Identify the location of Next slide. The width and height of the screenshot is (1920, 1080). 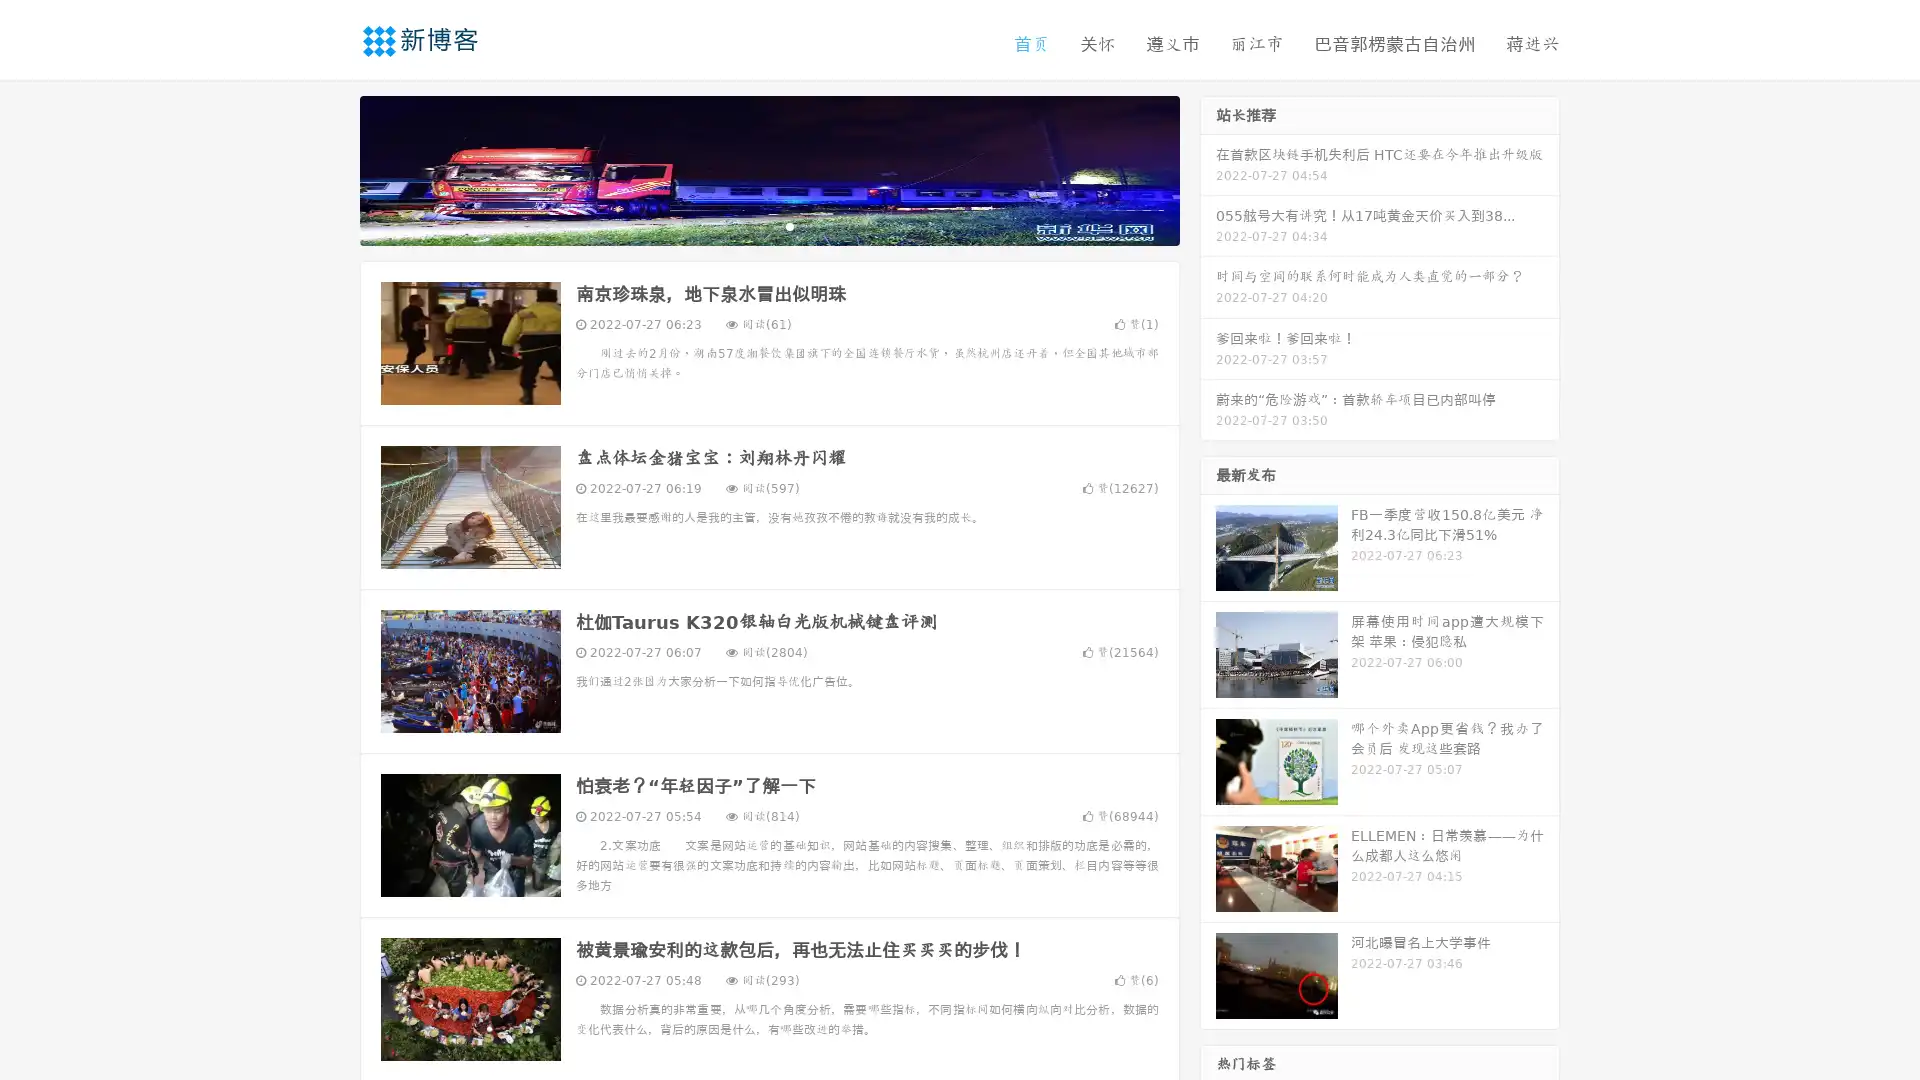
(1208, 168).